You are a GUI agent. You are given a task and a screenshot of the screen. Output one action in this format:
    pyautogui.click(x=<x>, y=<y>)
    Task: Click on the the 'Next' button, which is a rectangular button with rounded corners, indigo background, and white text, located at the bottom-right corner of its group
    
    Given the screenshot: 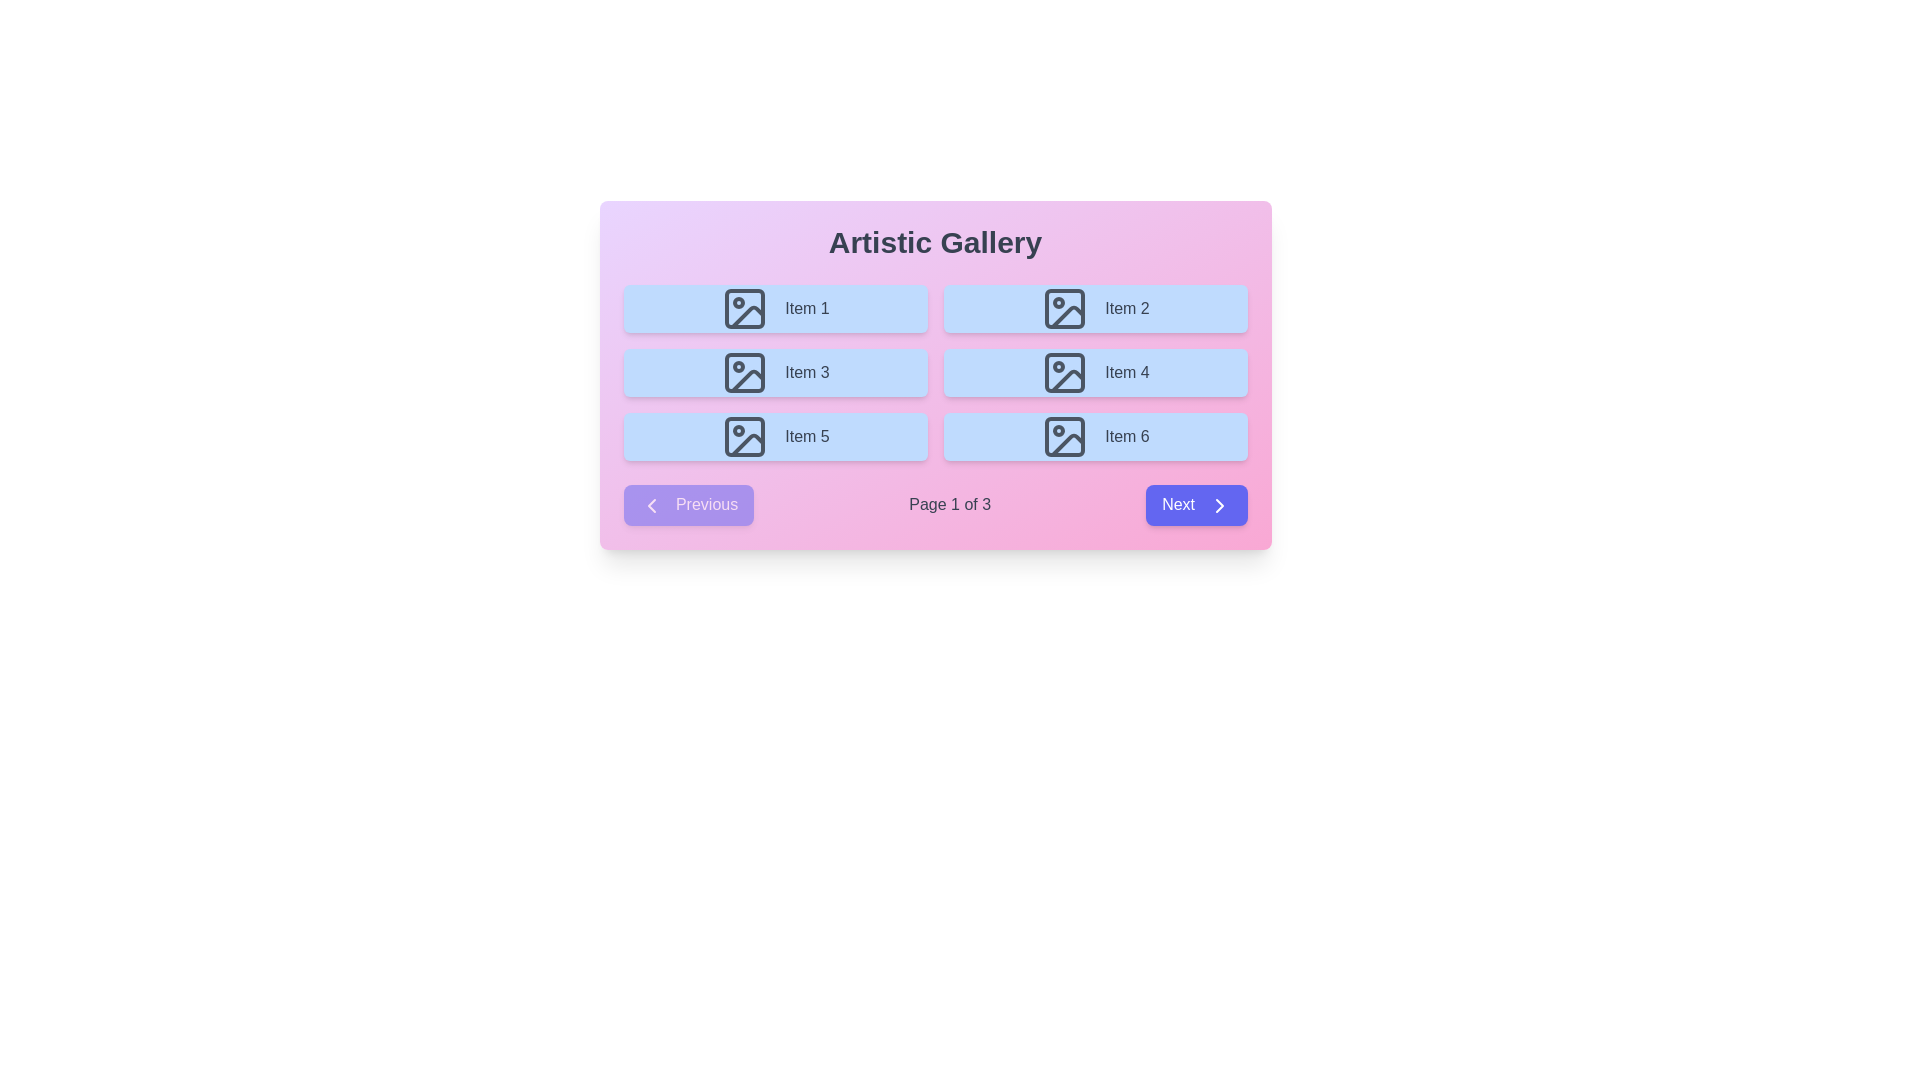 What is the action you would take?
    pyautogui.click(x=1196, y=504)
    